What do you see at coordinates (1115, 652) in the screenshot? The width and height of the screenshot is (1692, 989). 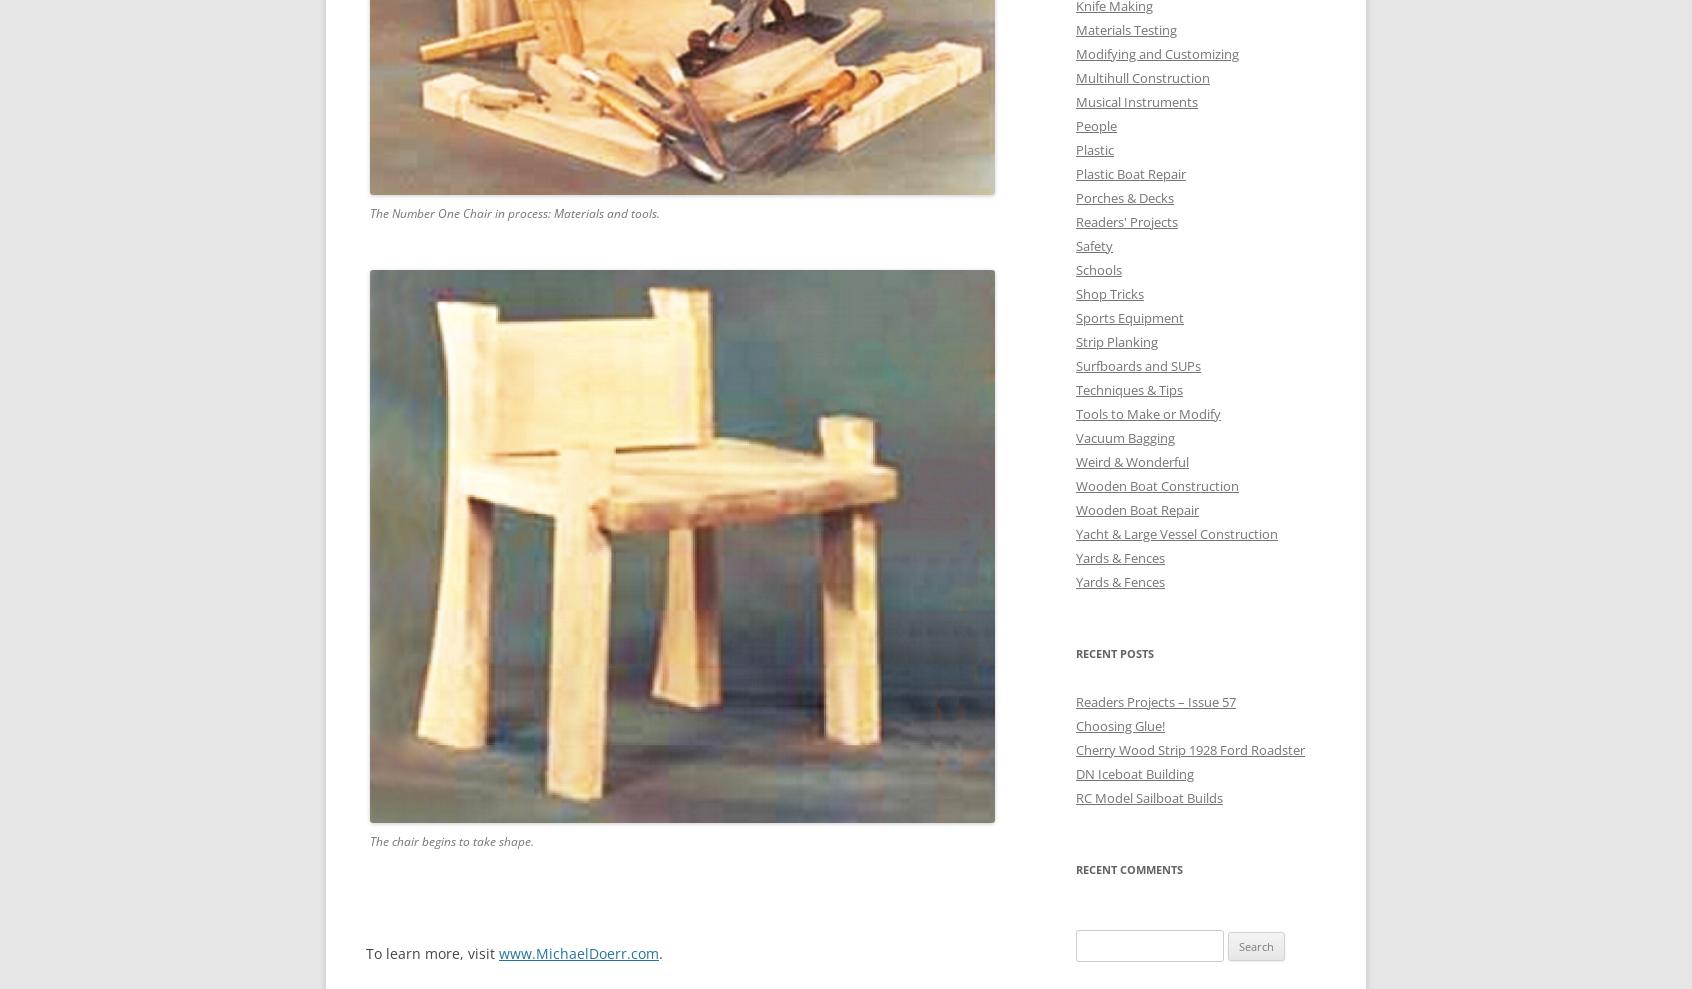 I see `'Recent Posts'` at bounding box center [1115, 652].